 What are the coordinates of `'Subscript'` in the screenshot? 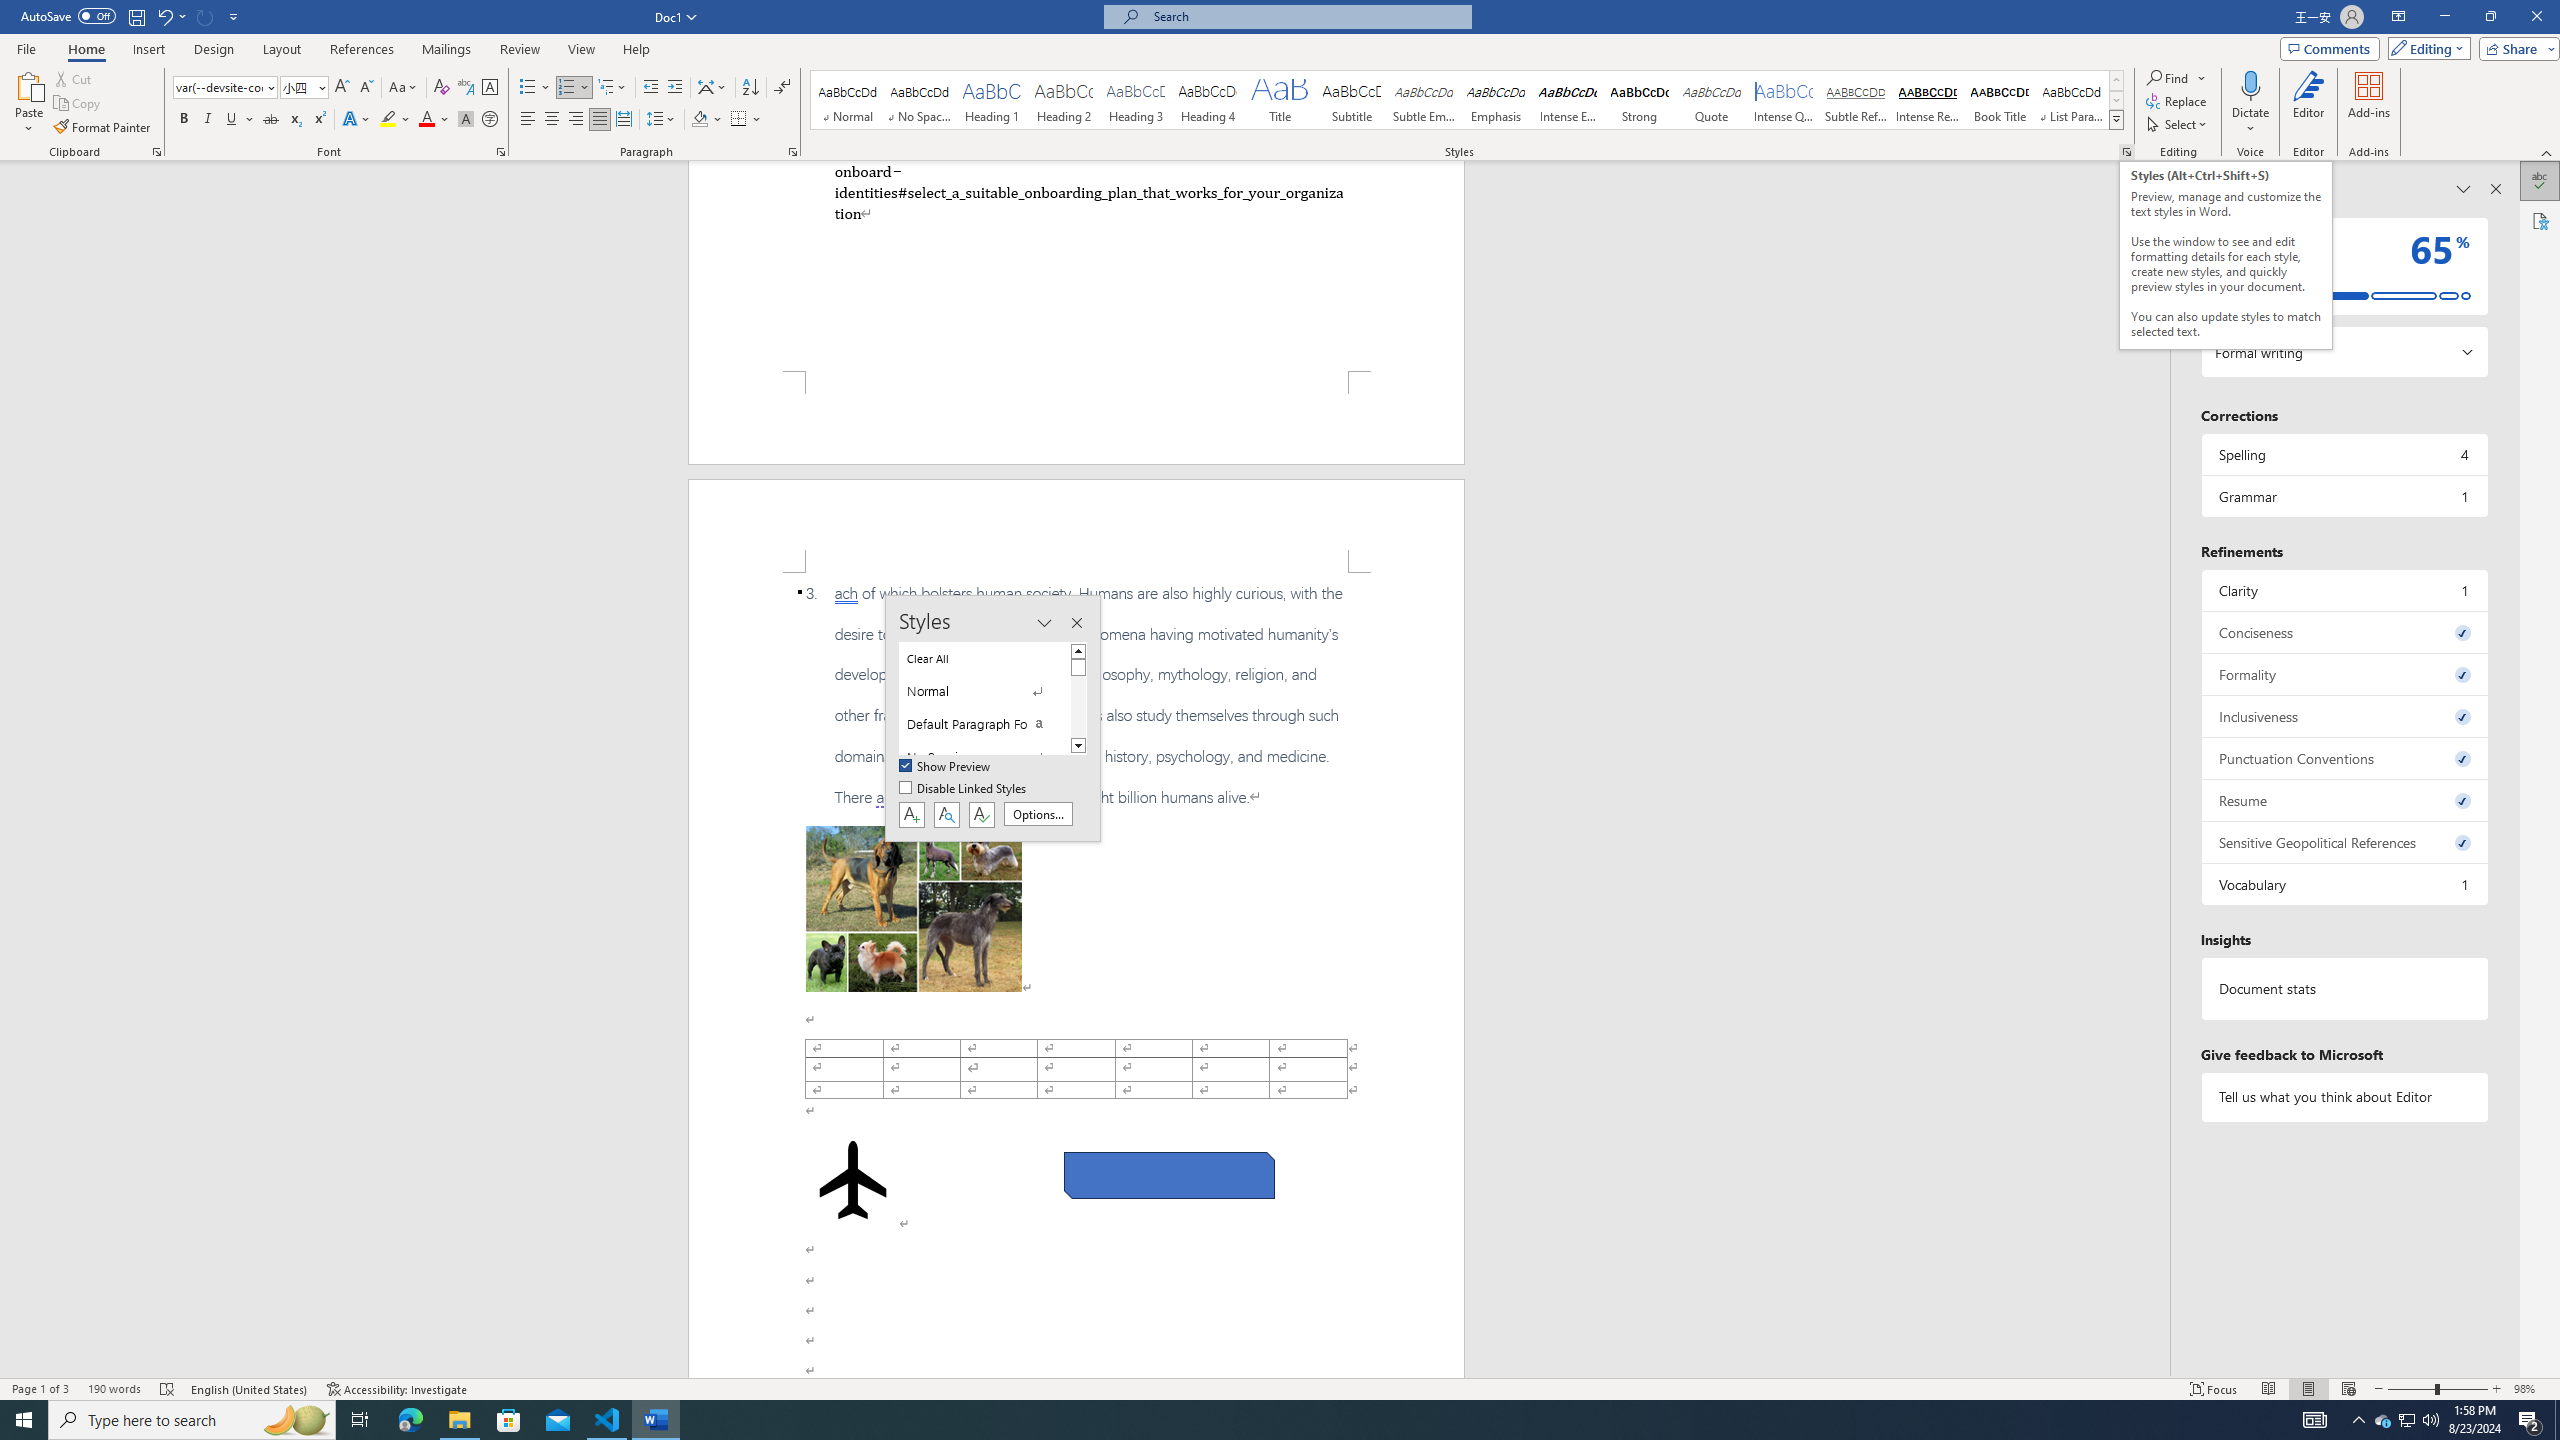 It's located at (294, 118).